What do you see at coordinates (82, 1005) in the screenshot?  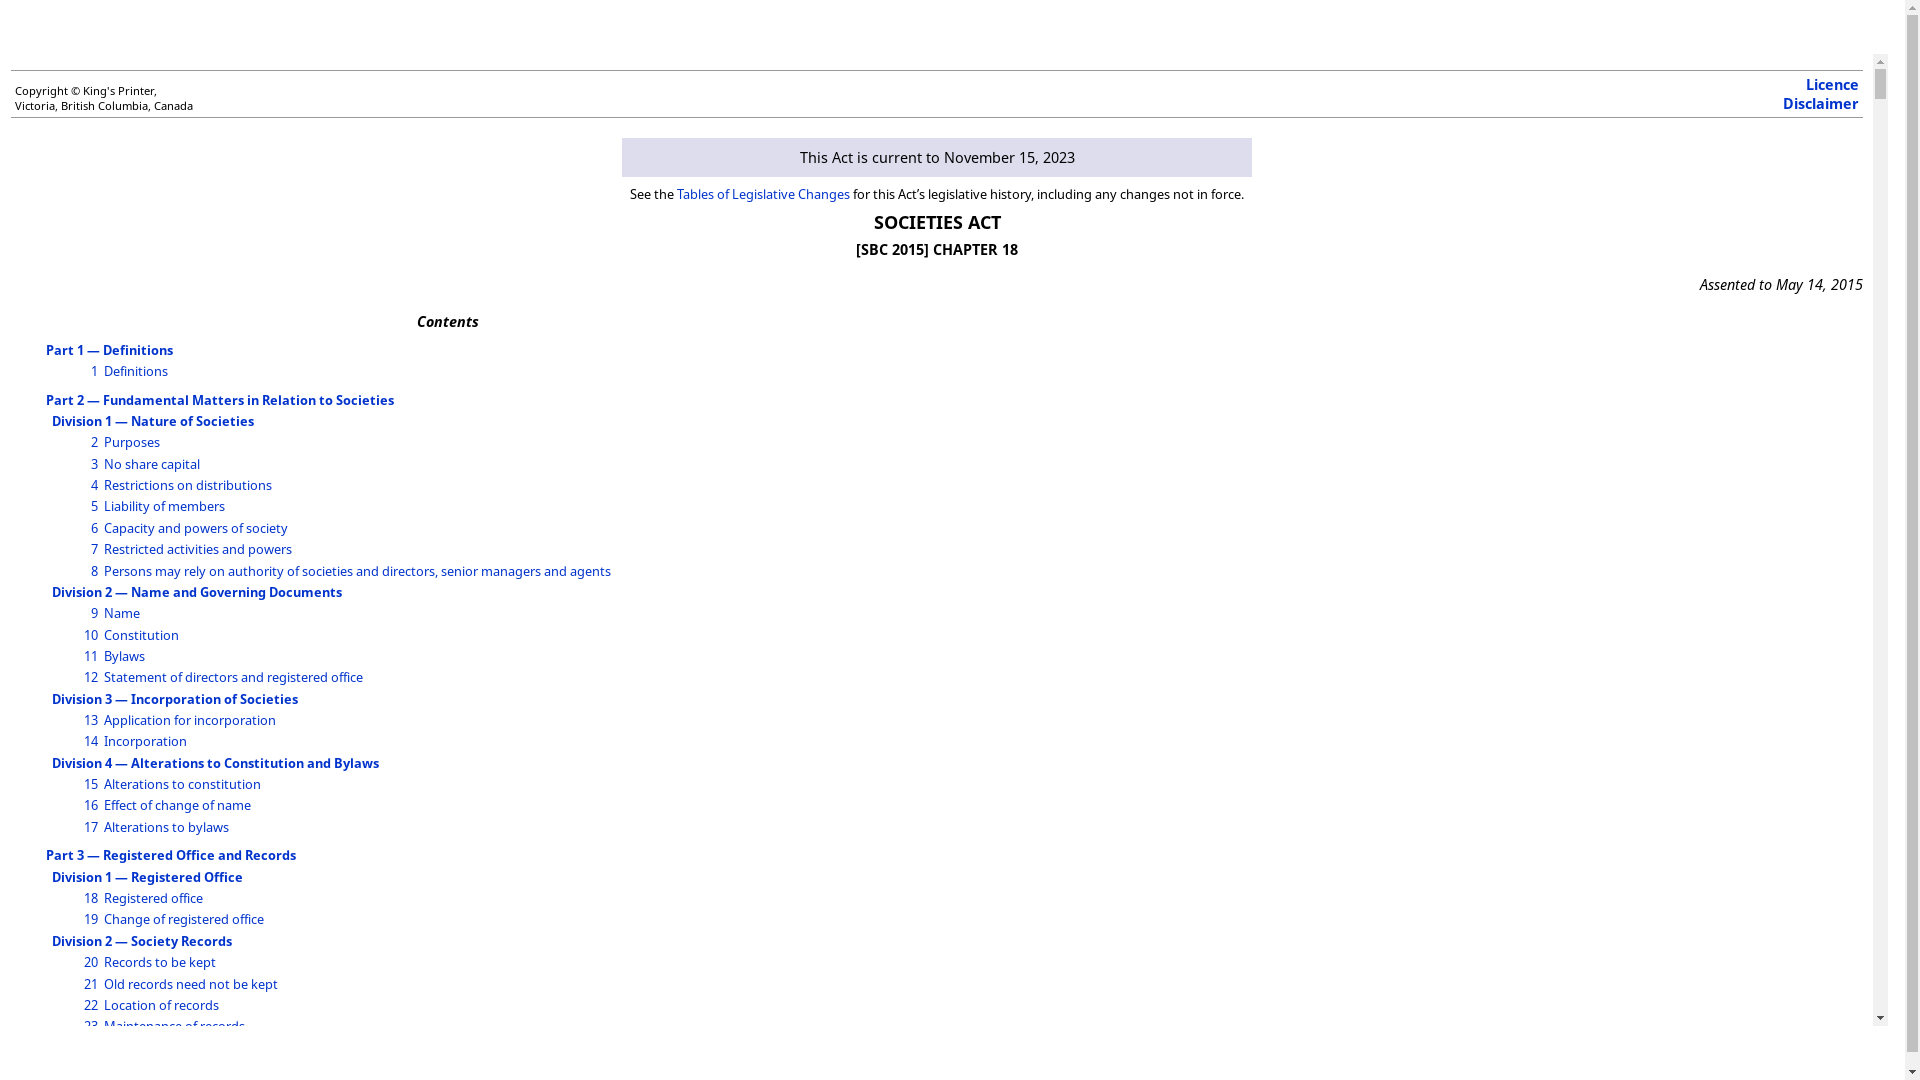 I see `'22'` at bounding box center [82, 1005].